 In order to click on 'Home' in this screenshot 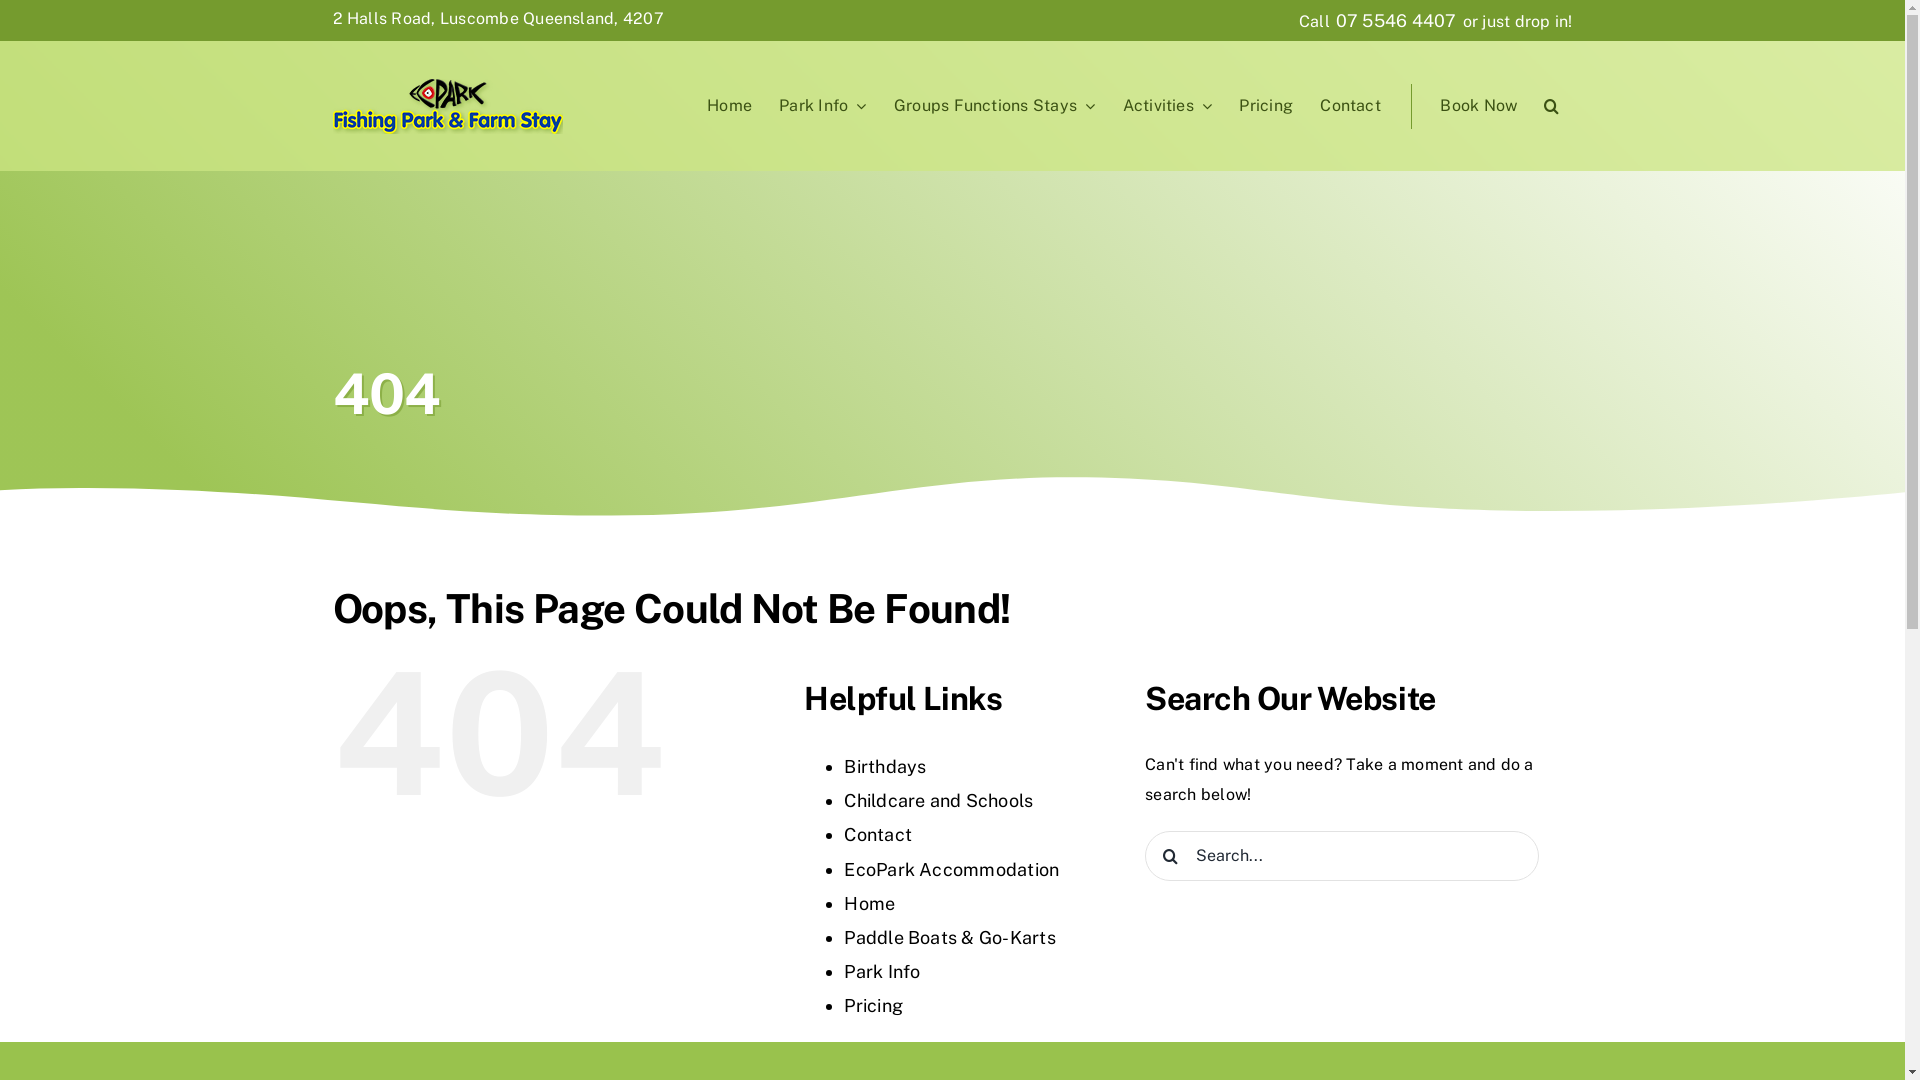, I will do `click(869, 903)`.